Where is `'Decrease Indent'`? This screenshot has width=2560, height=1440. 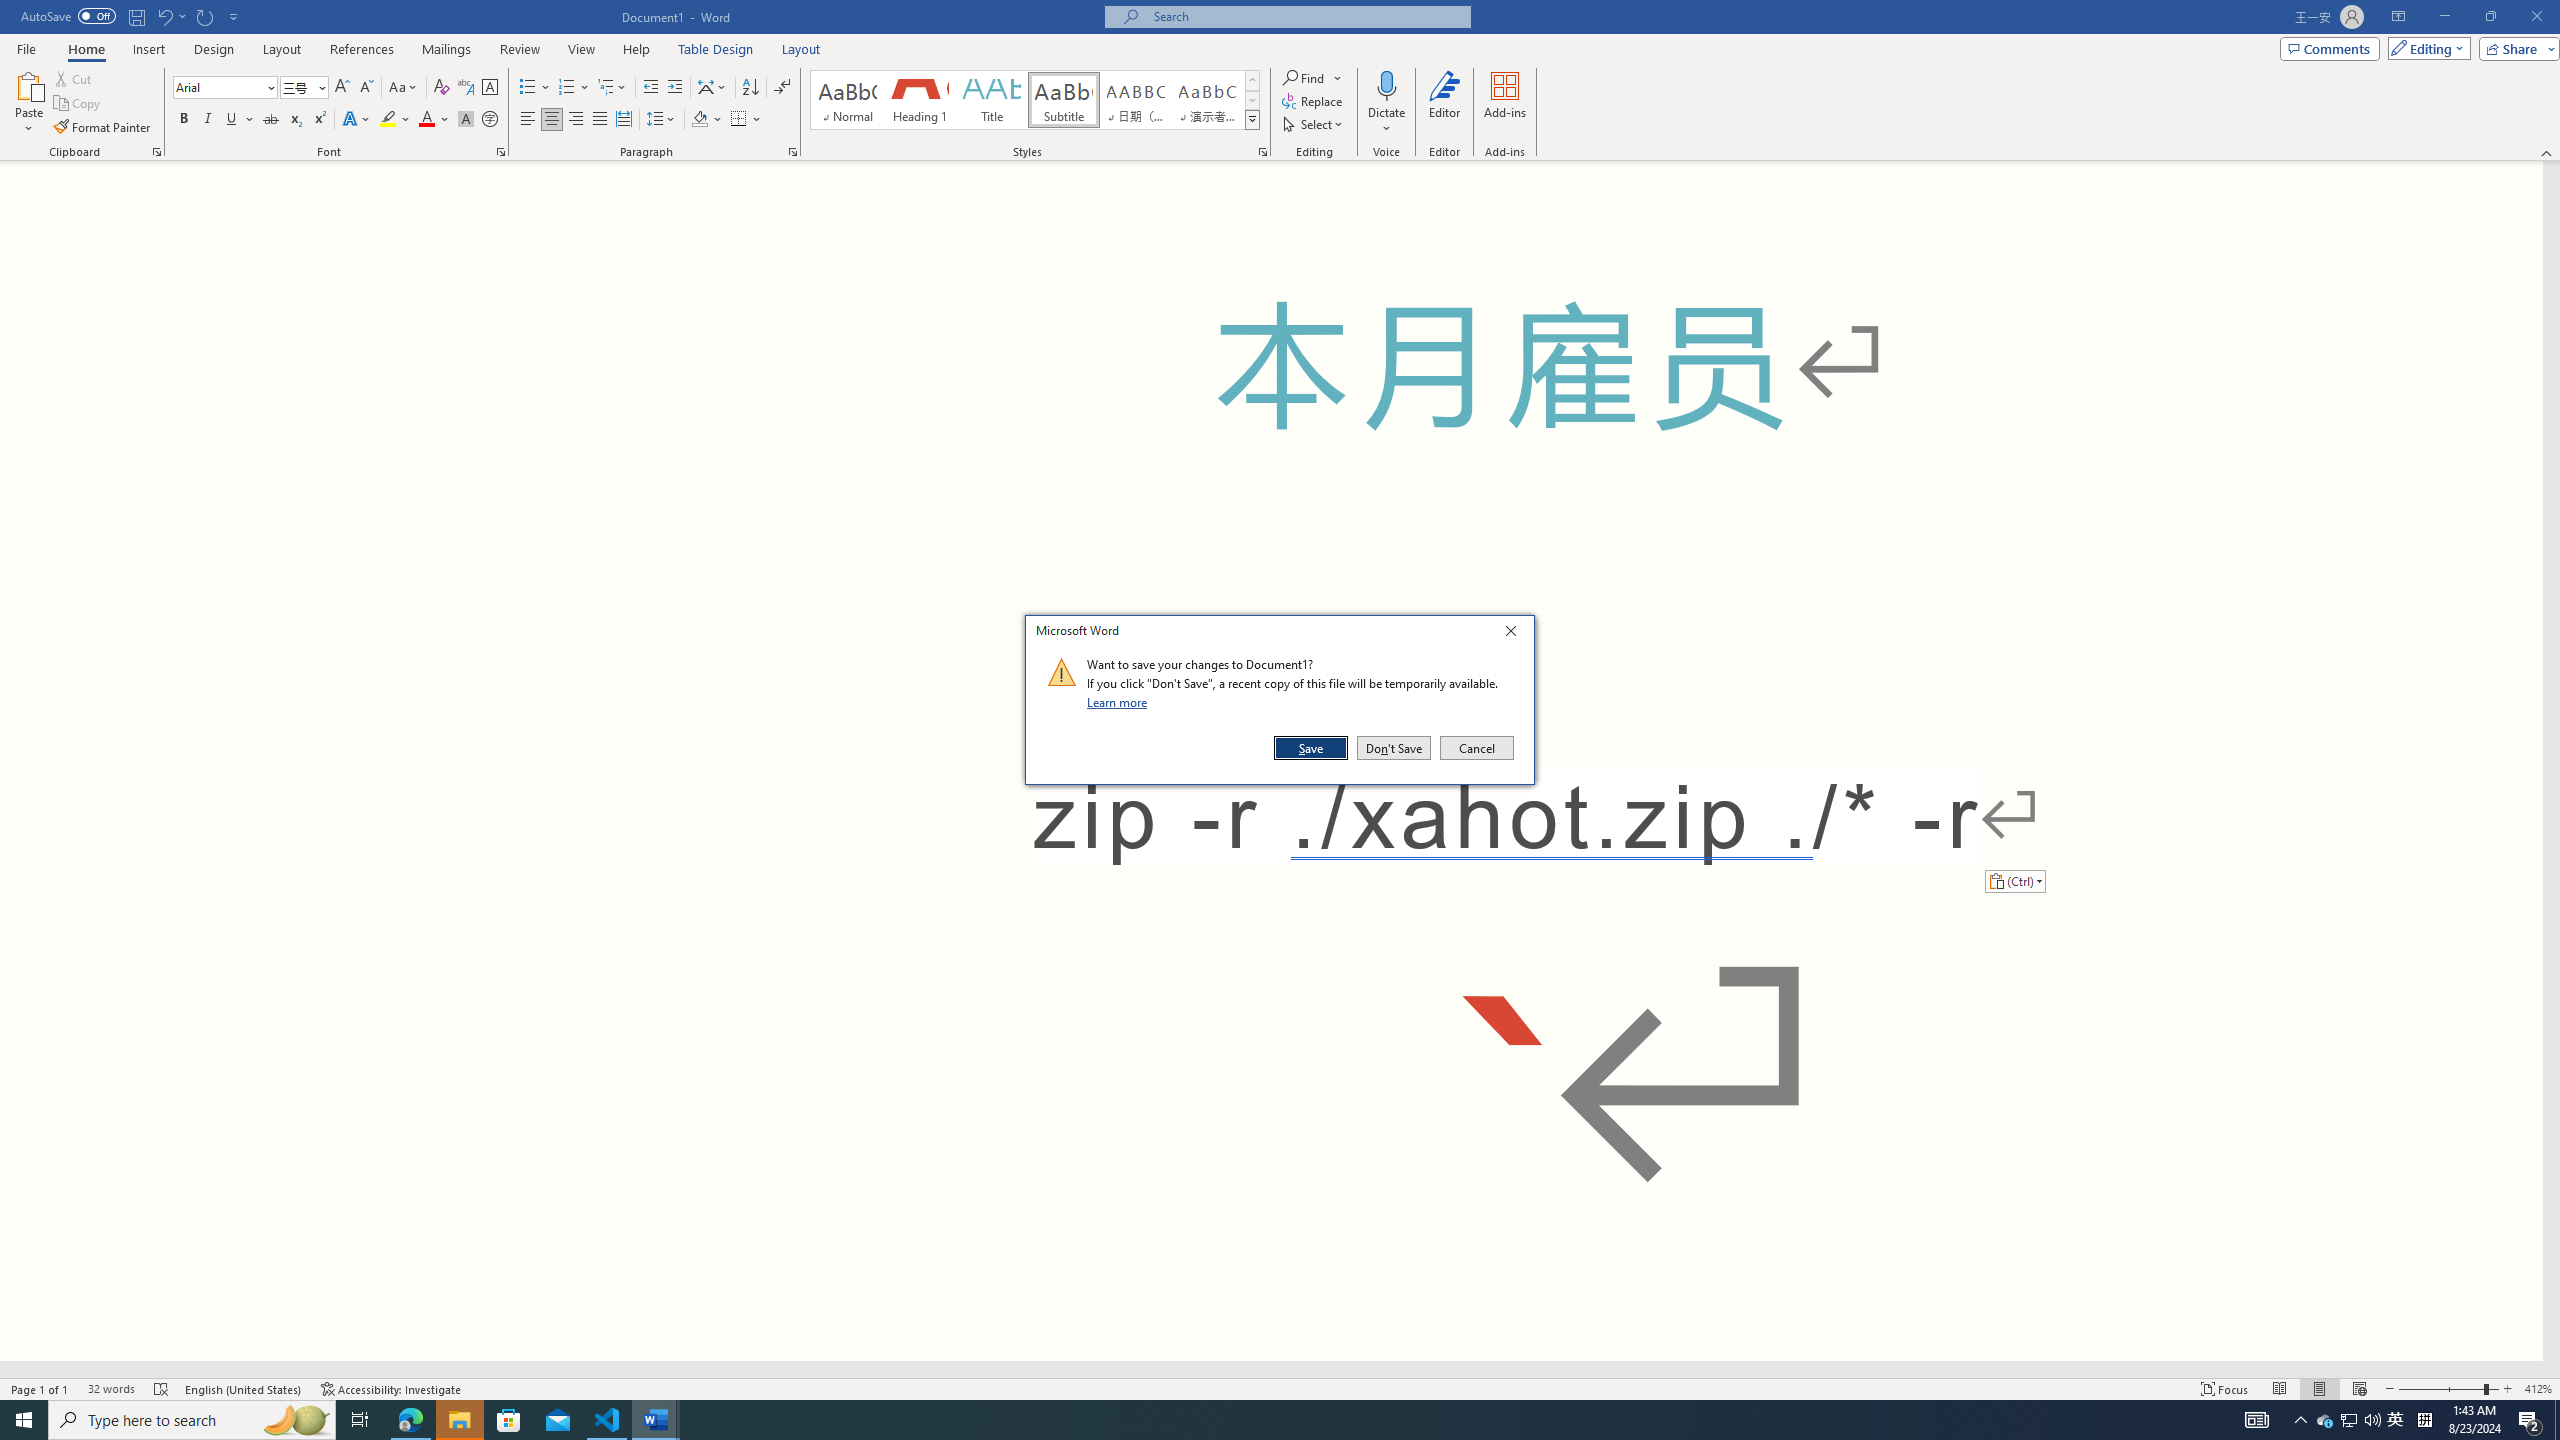 'Decrease Indent' is located at coordinates (651, 87).